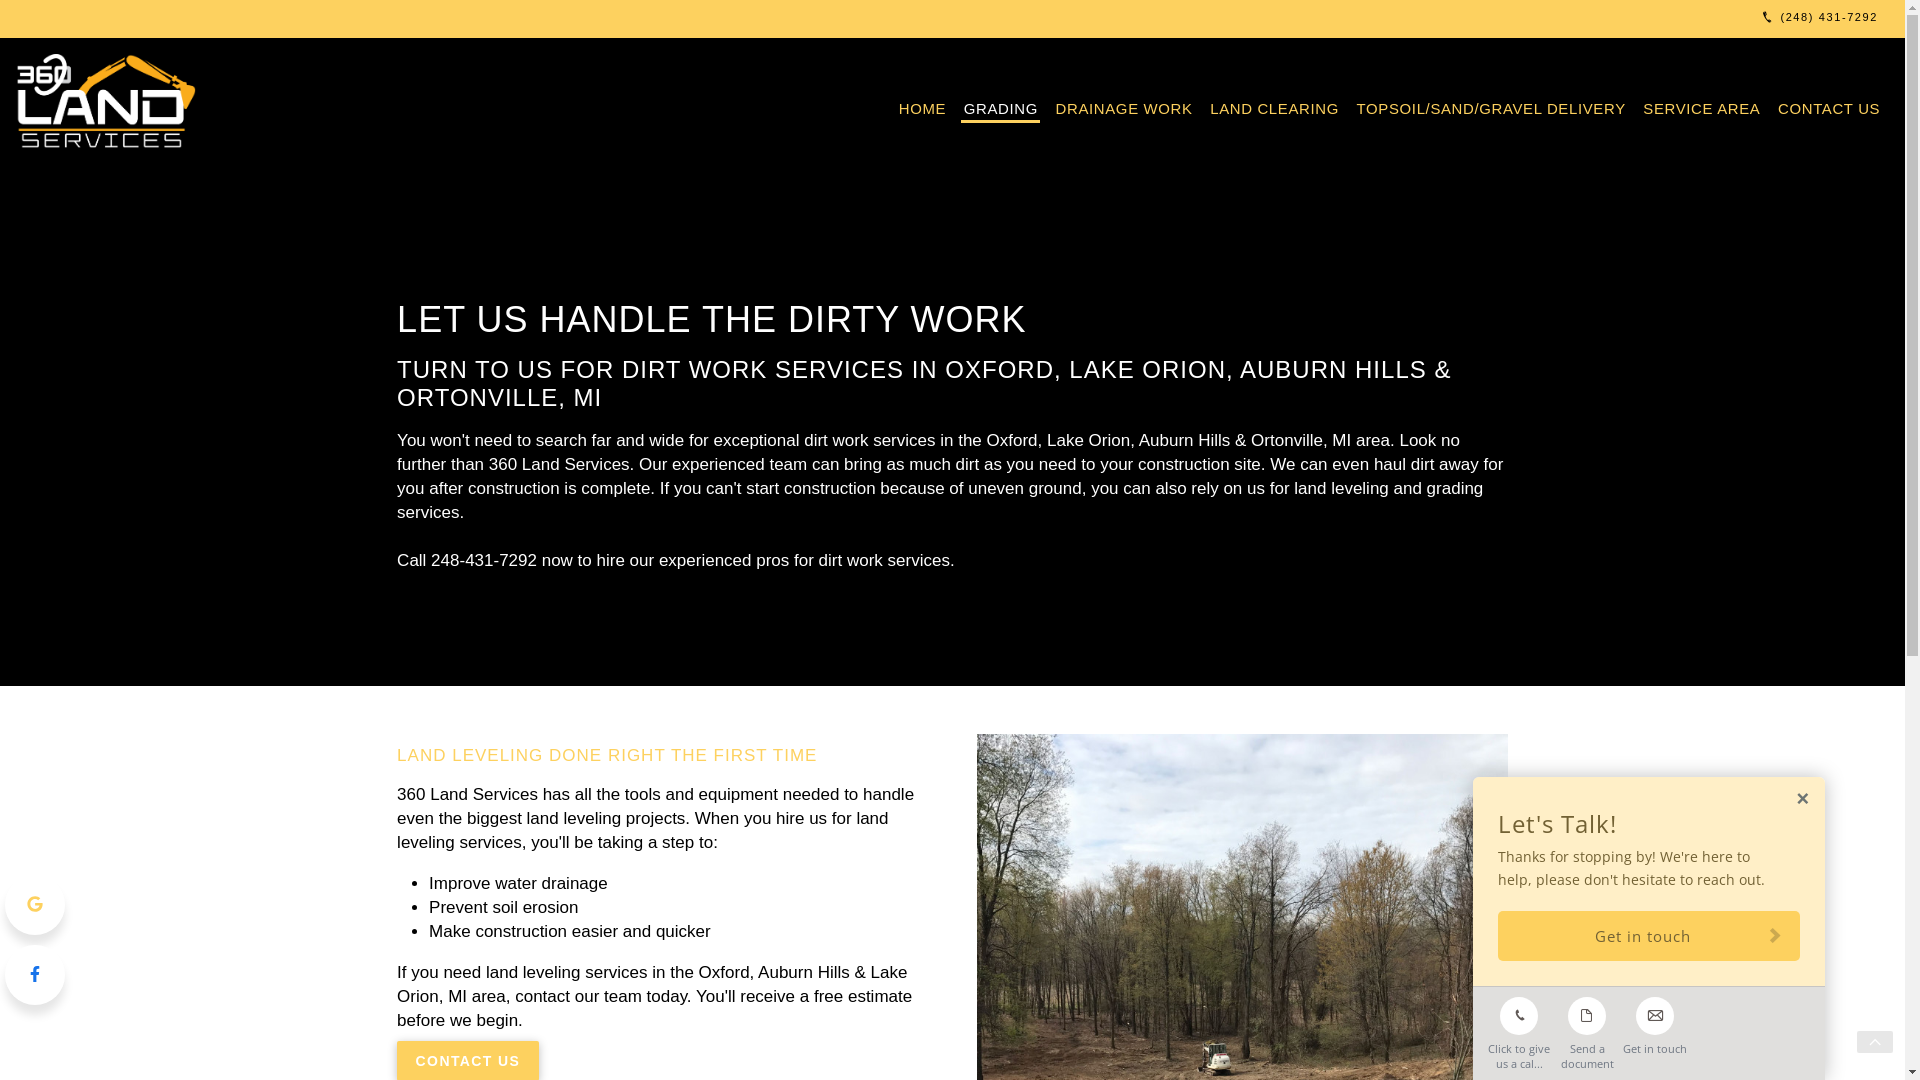 Image resolution: width=1920 pixels, height=1080 pixels. I want to click on 'DRAINAGE WORK', so click(1123, 104).